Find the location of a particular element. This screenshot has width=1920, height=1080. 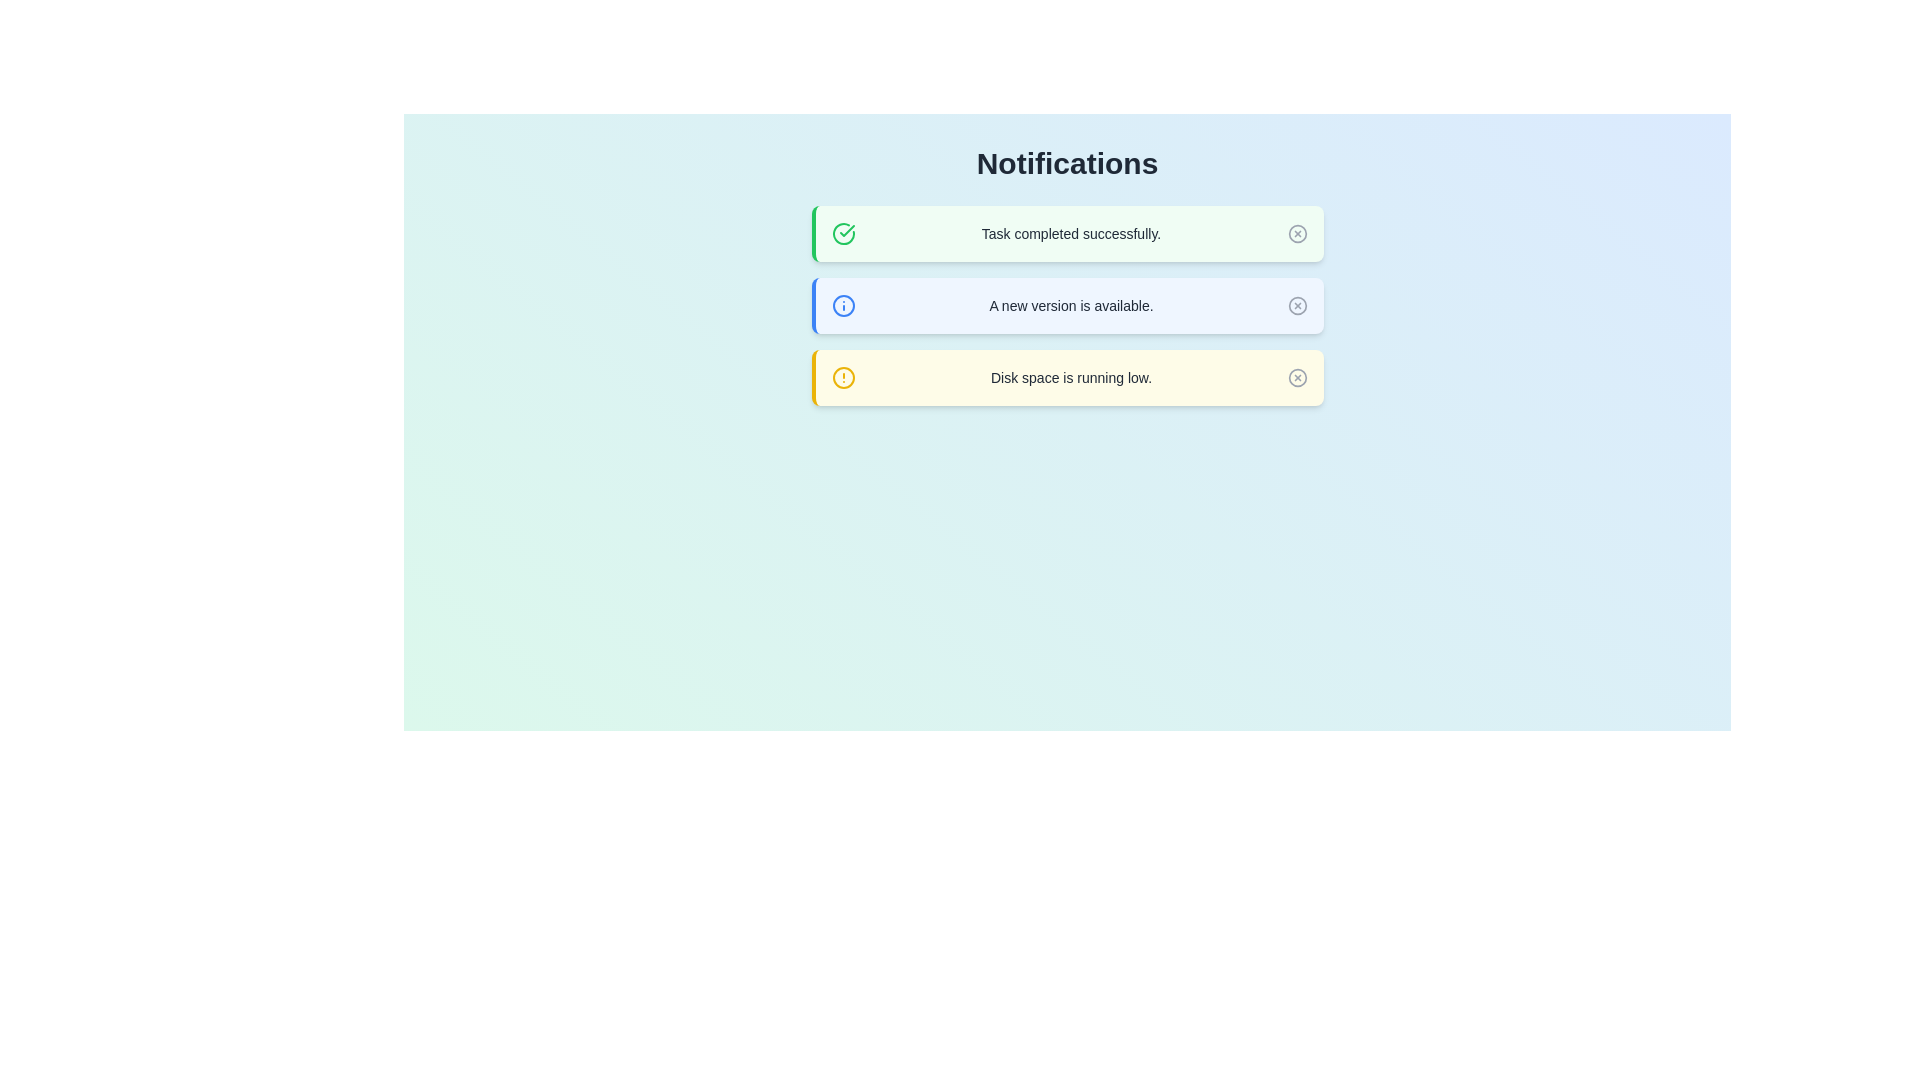

close button for the notification with message 'Task completed successfully.' is located at coordinates (1297, 233).